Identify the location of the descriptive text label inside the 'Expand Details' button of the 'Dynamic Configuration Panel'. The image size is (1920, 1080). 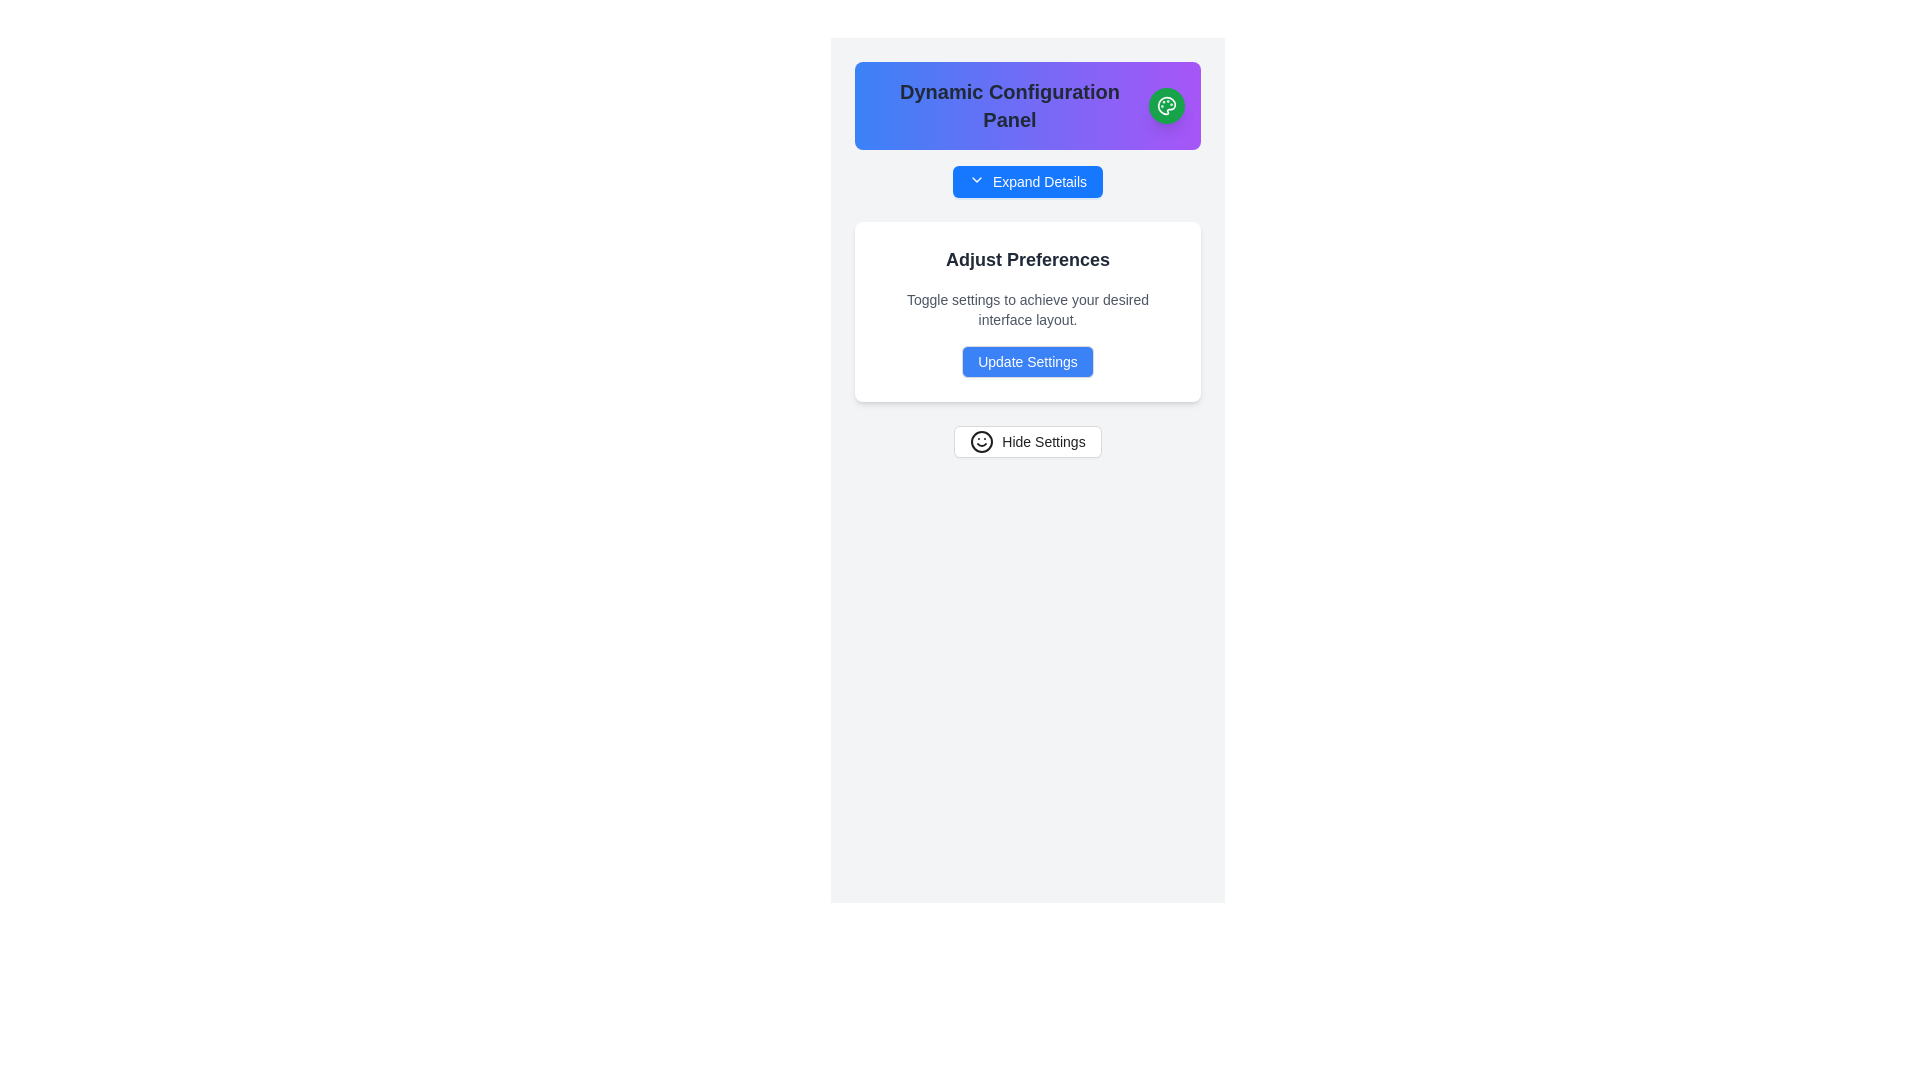
(1040, 181).